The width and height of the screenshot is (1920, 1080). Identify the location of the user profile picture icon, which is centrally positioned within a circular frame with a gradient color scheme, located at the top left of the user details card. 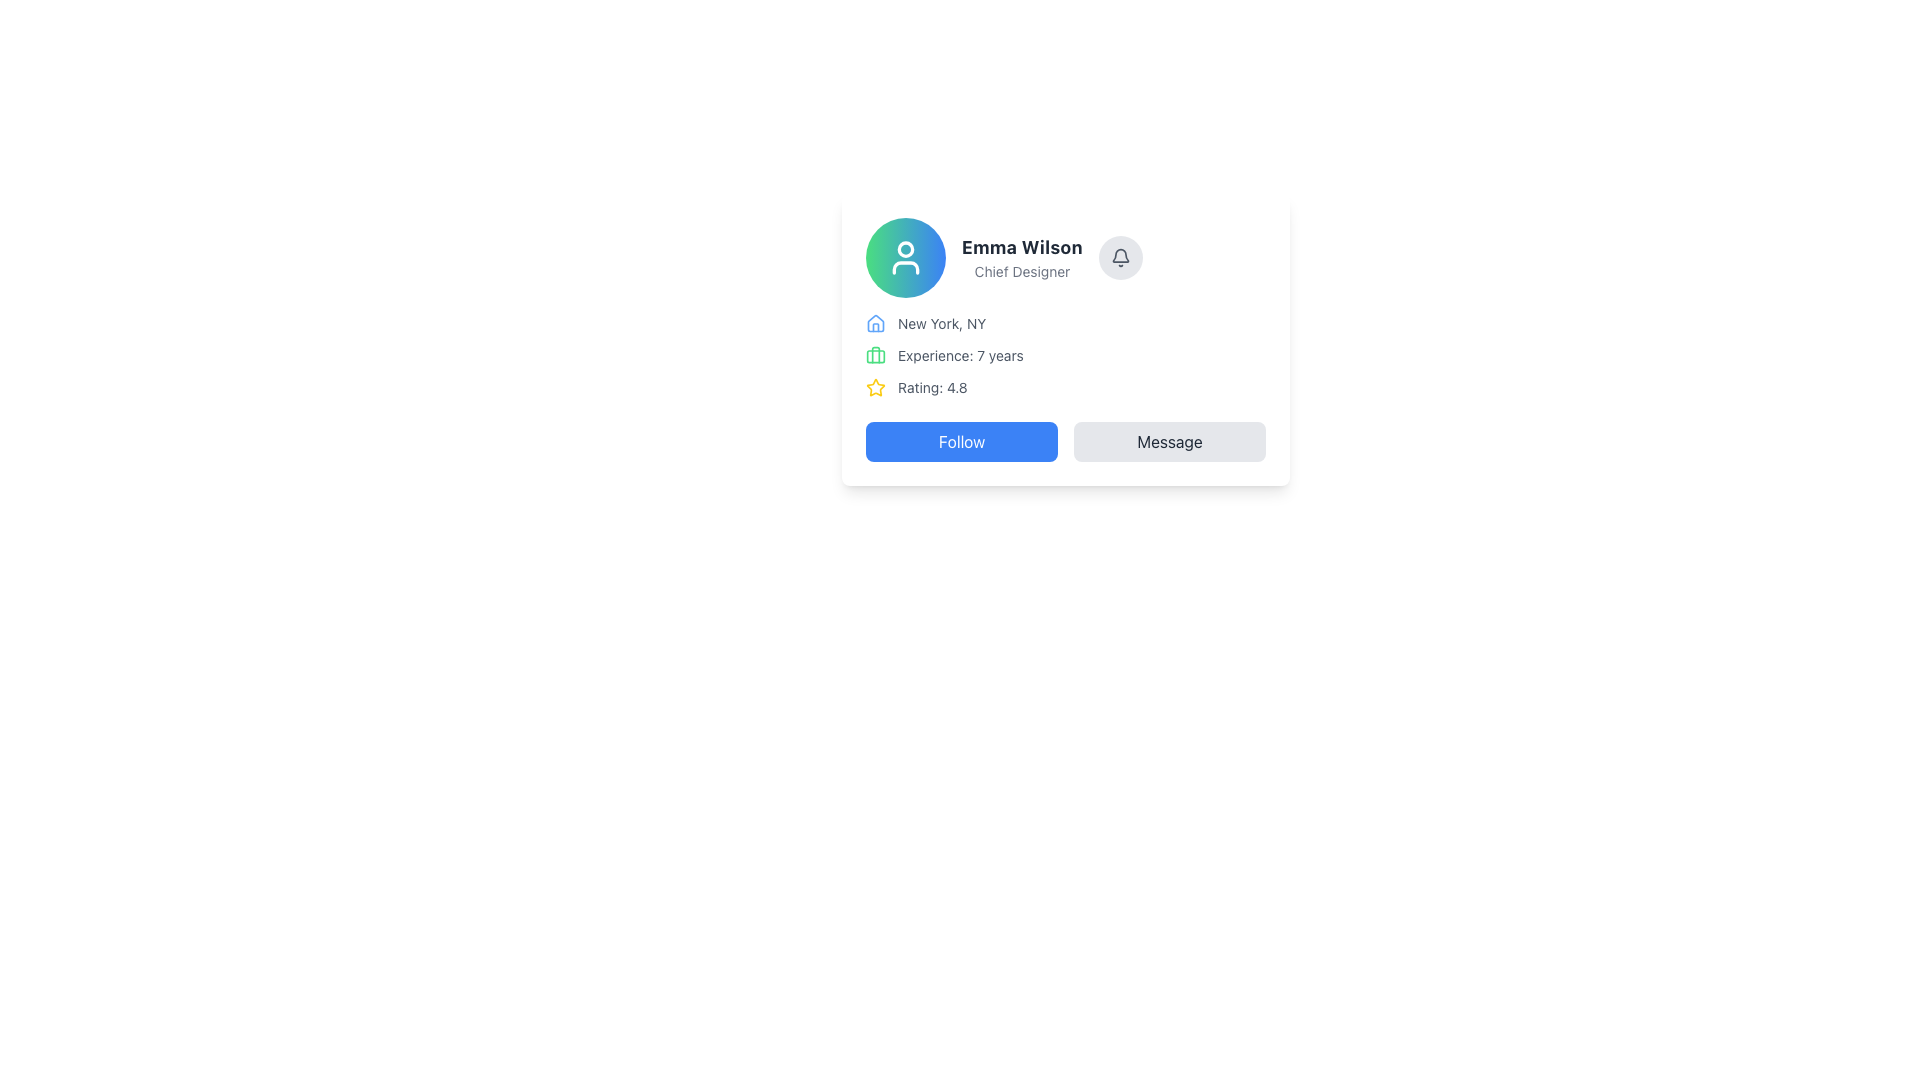
(905, 257).